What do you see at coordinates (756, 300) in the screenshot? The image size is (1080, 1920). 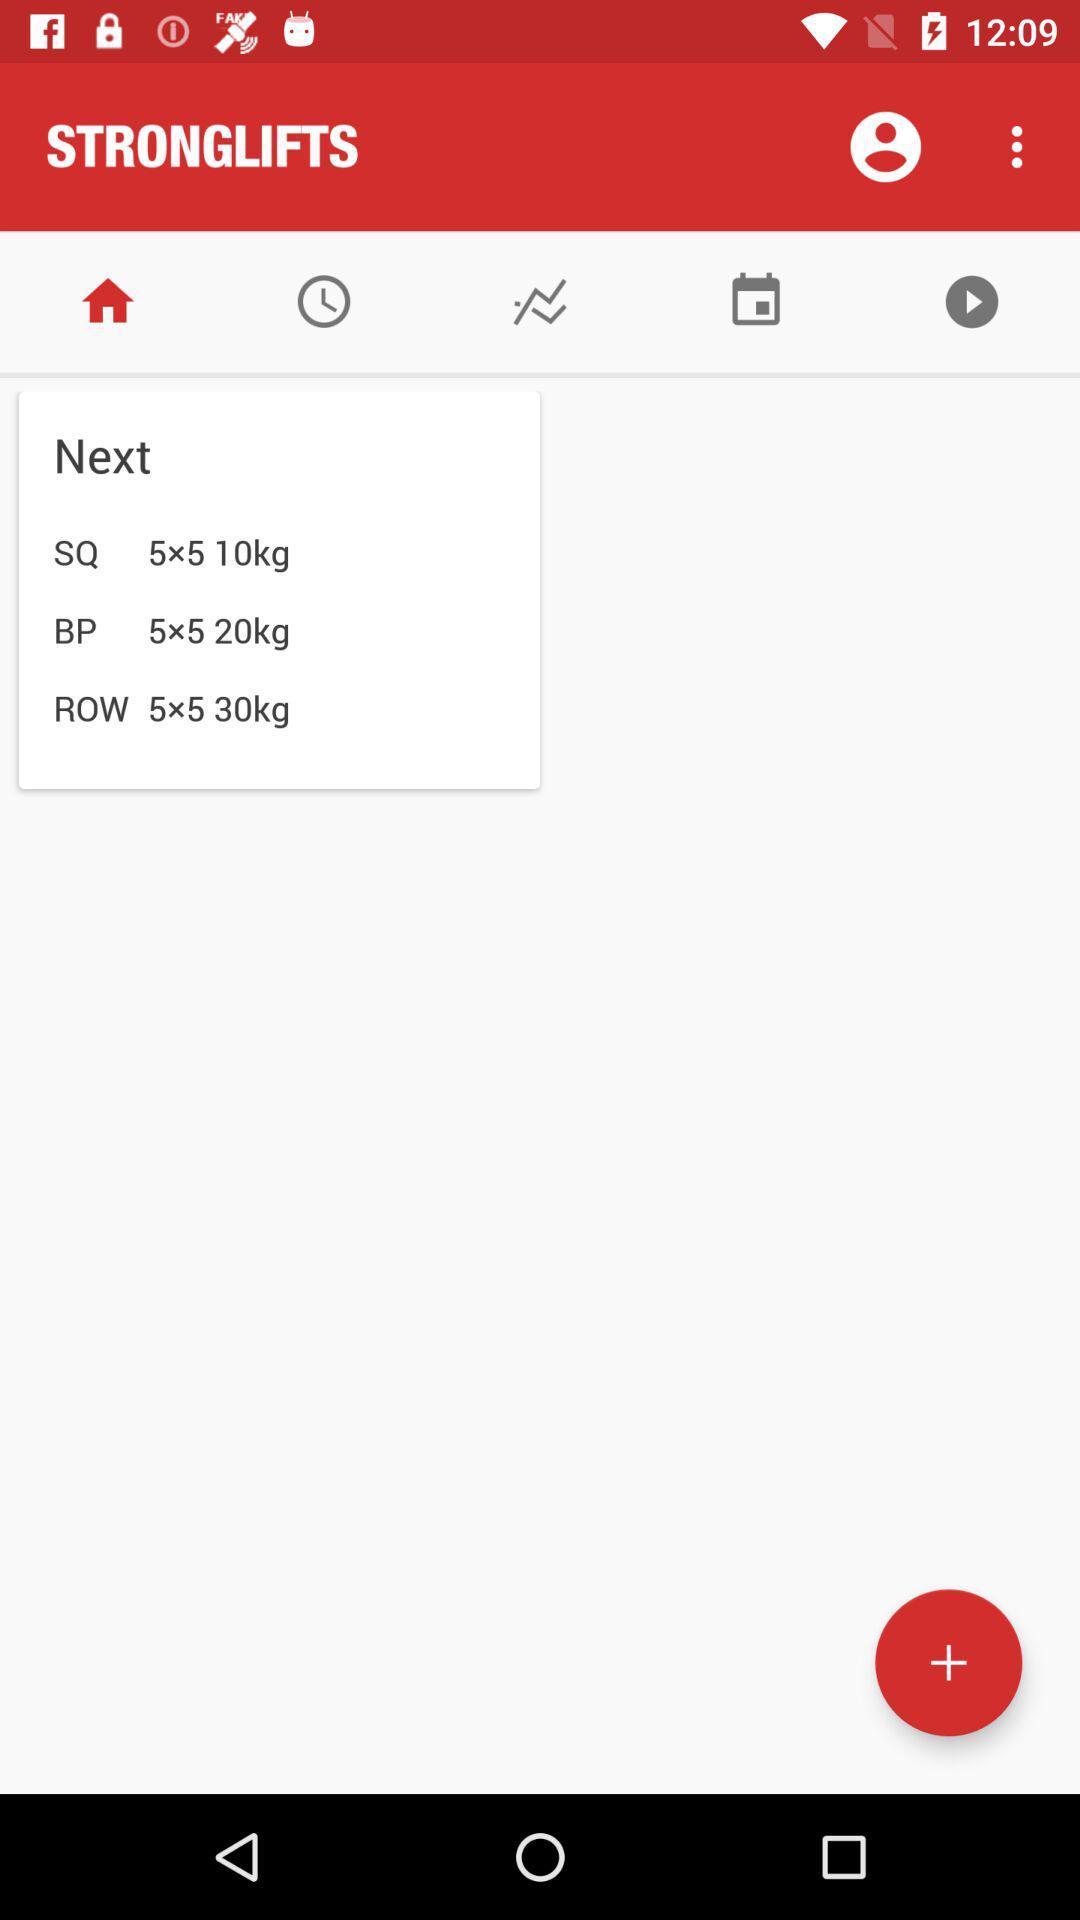 I see `open calendar` at bounding box center [756, 300].